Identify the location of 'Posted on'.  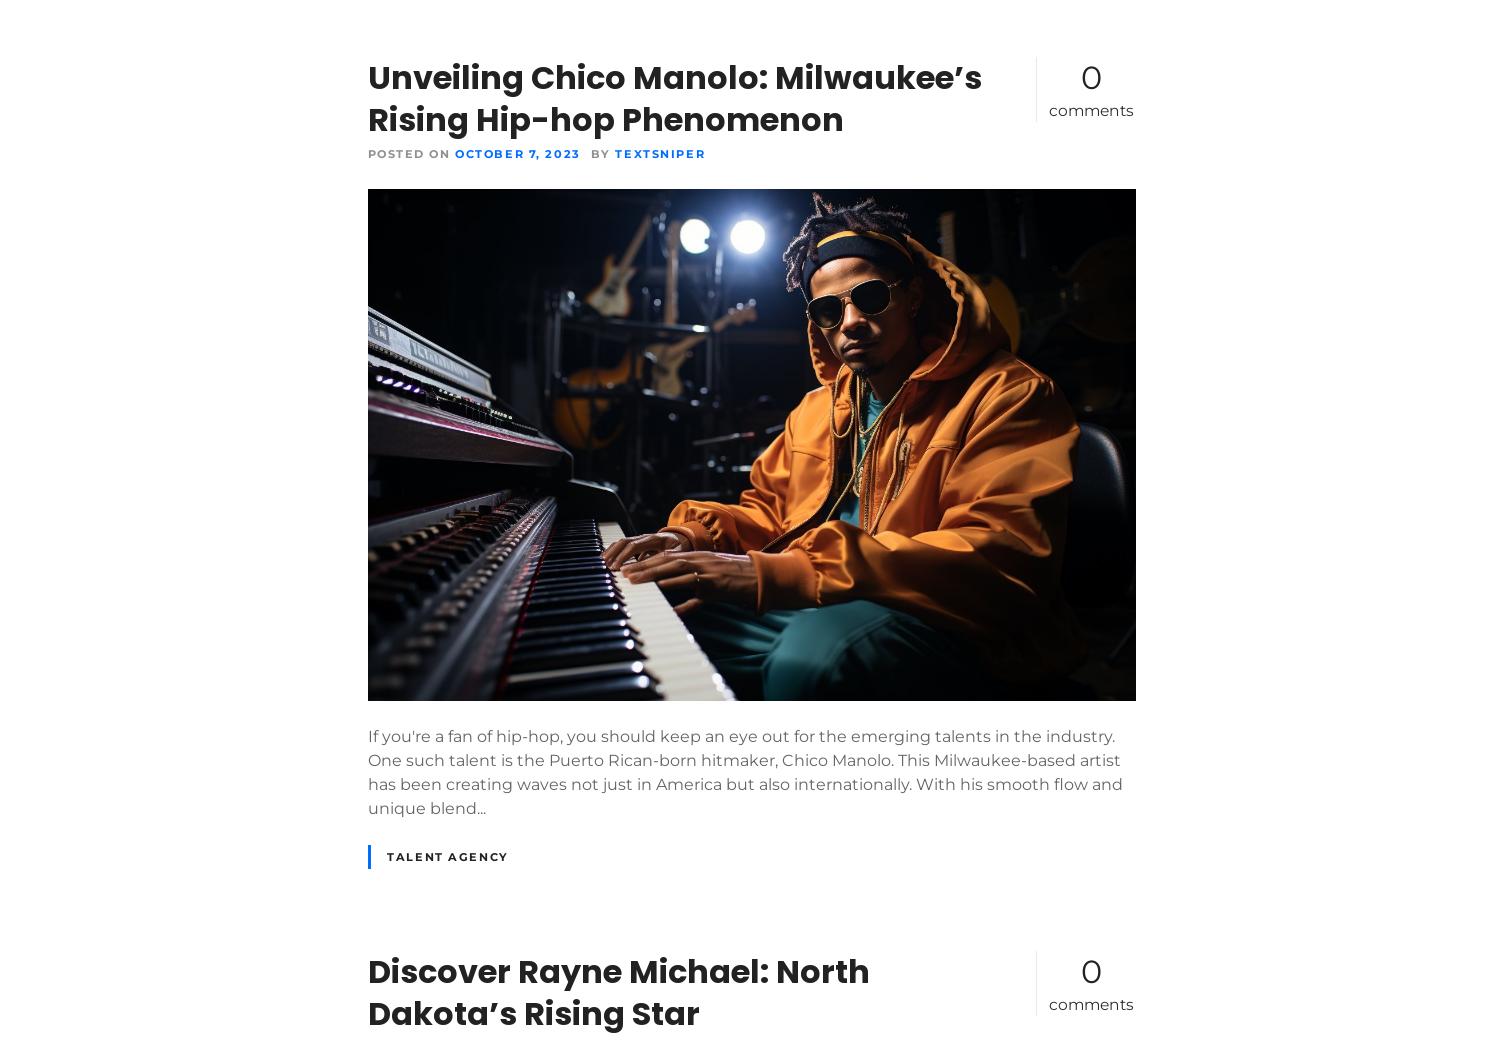
(408, 152).